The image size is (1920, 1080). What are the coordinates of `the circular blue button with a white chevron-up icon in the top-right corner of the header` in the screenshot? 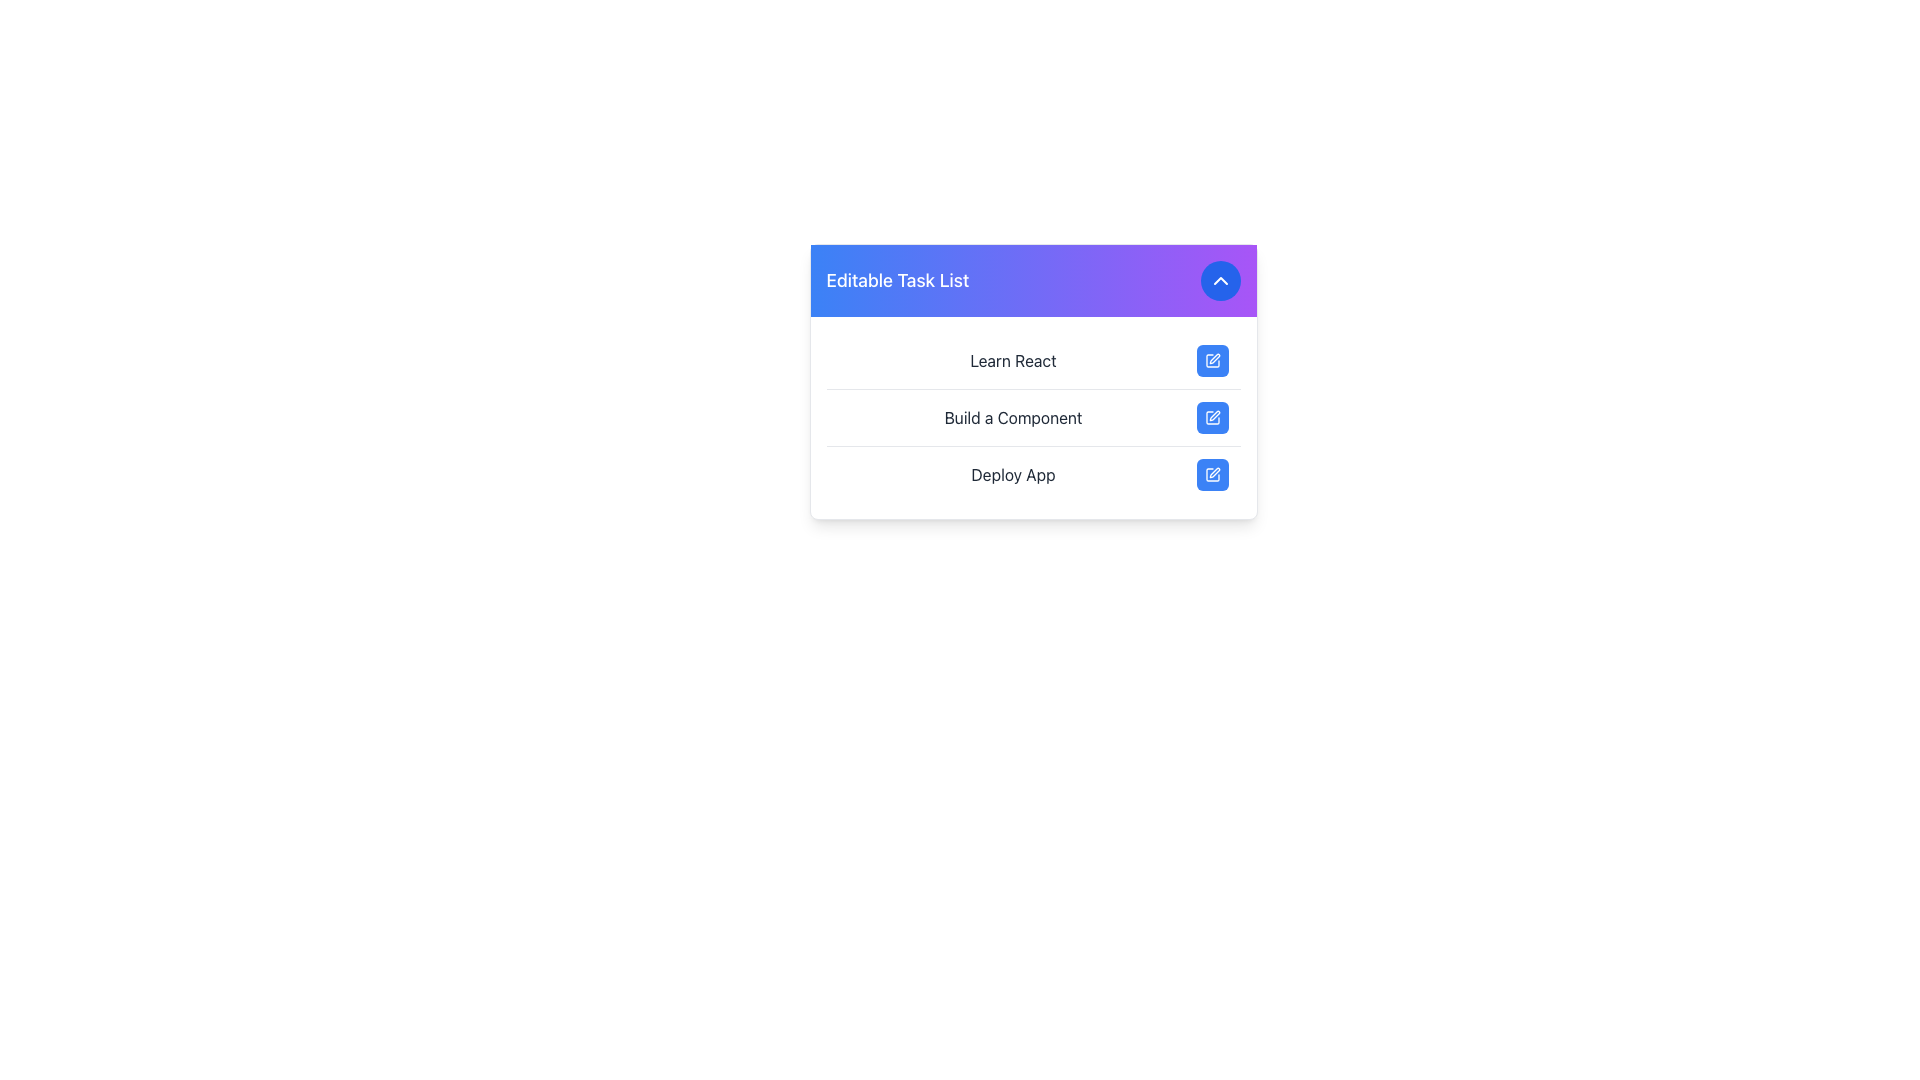 It's located at (1219, 281).